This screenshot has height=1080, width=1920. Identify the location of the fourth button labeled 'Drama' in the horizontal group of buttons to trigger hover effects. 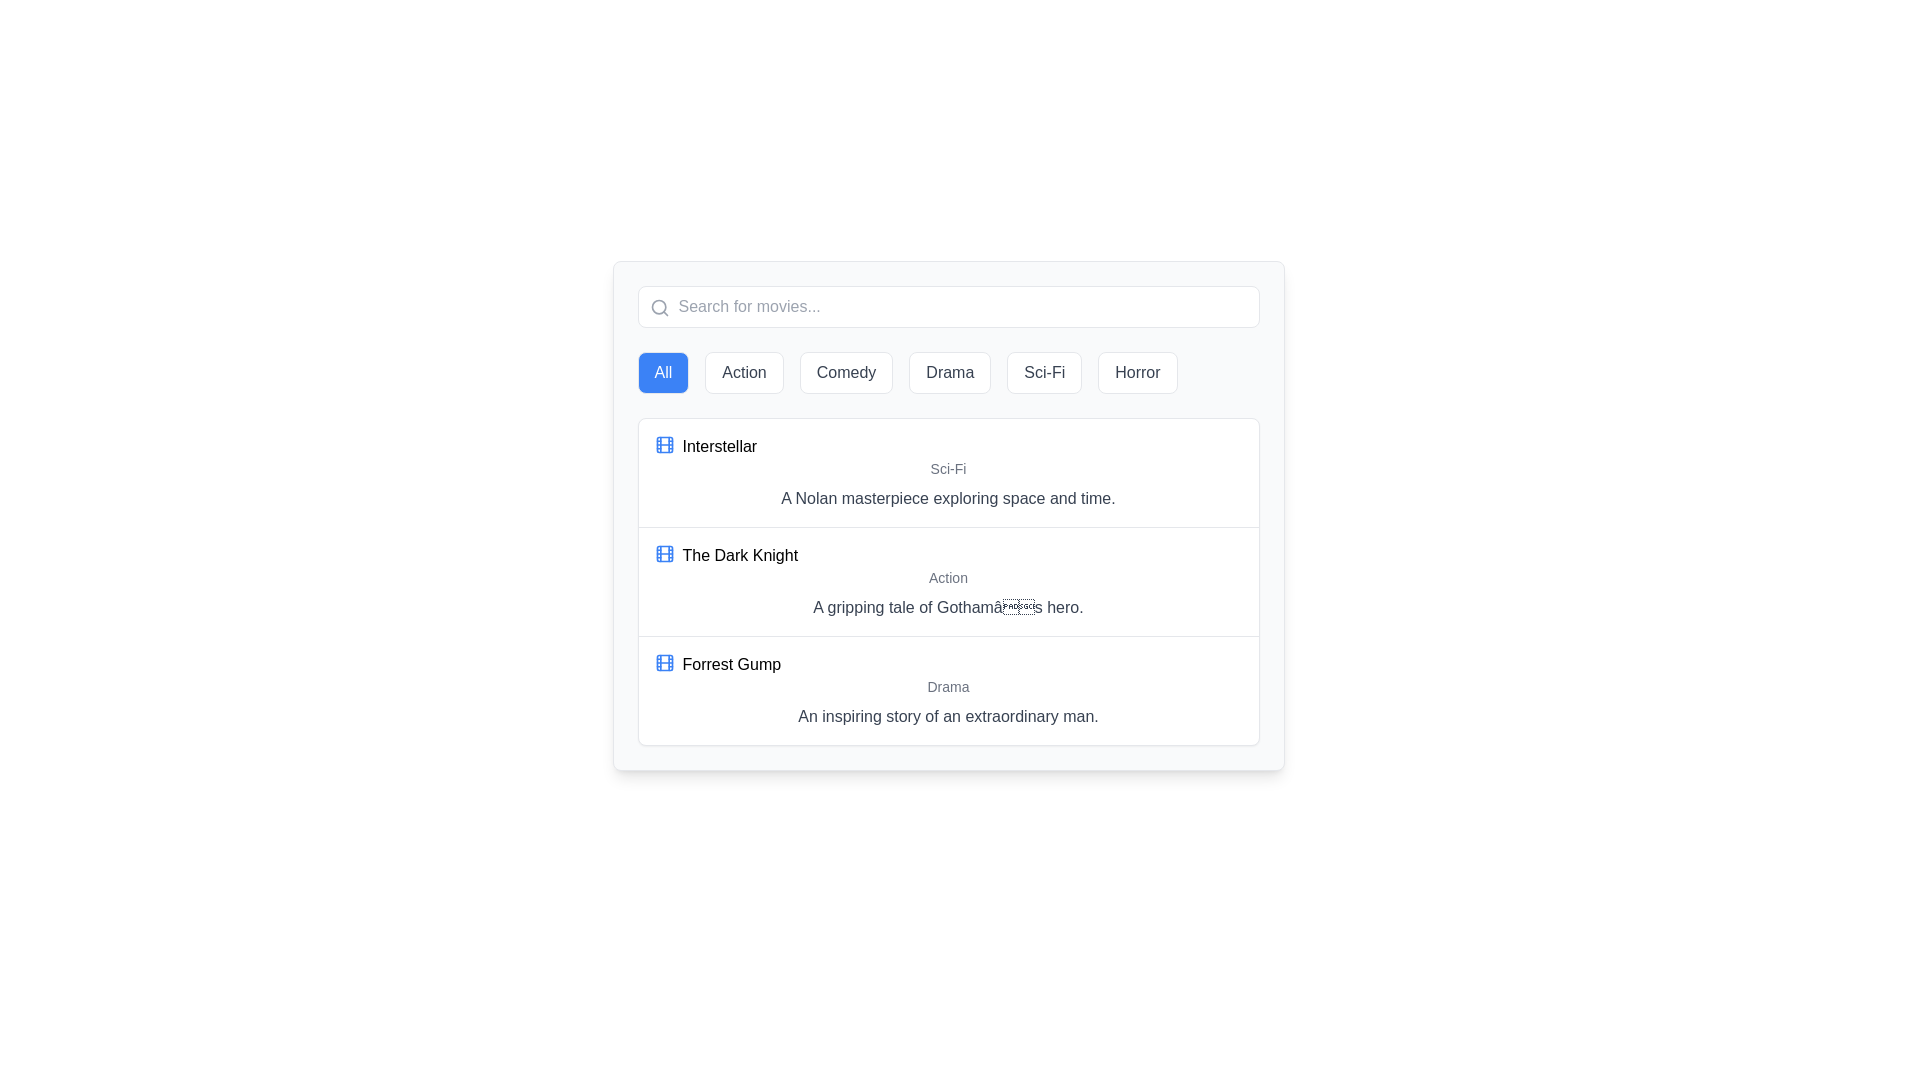
(949, 373).